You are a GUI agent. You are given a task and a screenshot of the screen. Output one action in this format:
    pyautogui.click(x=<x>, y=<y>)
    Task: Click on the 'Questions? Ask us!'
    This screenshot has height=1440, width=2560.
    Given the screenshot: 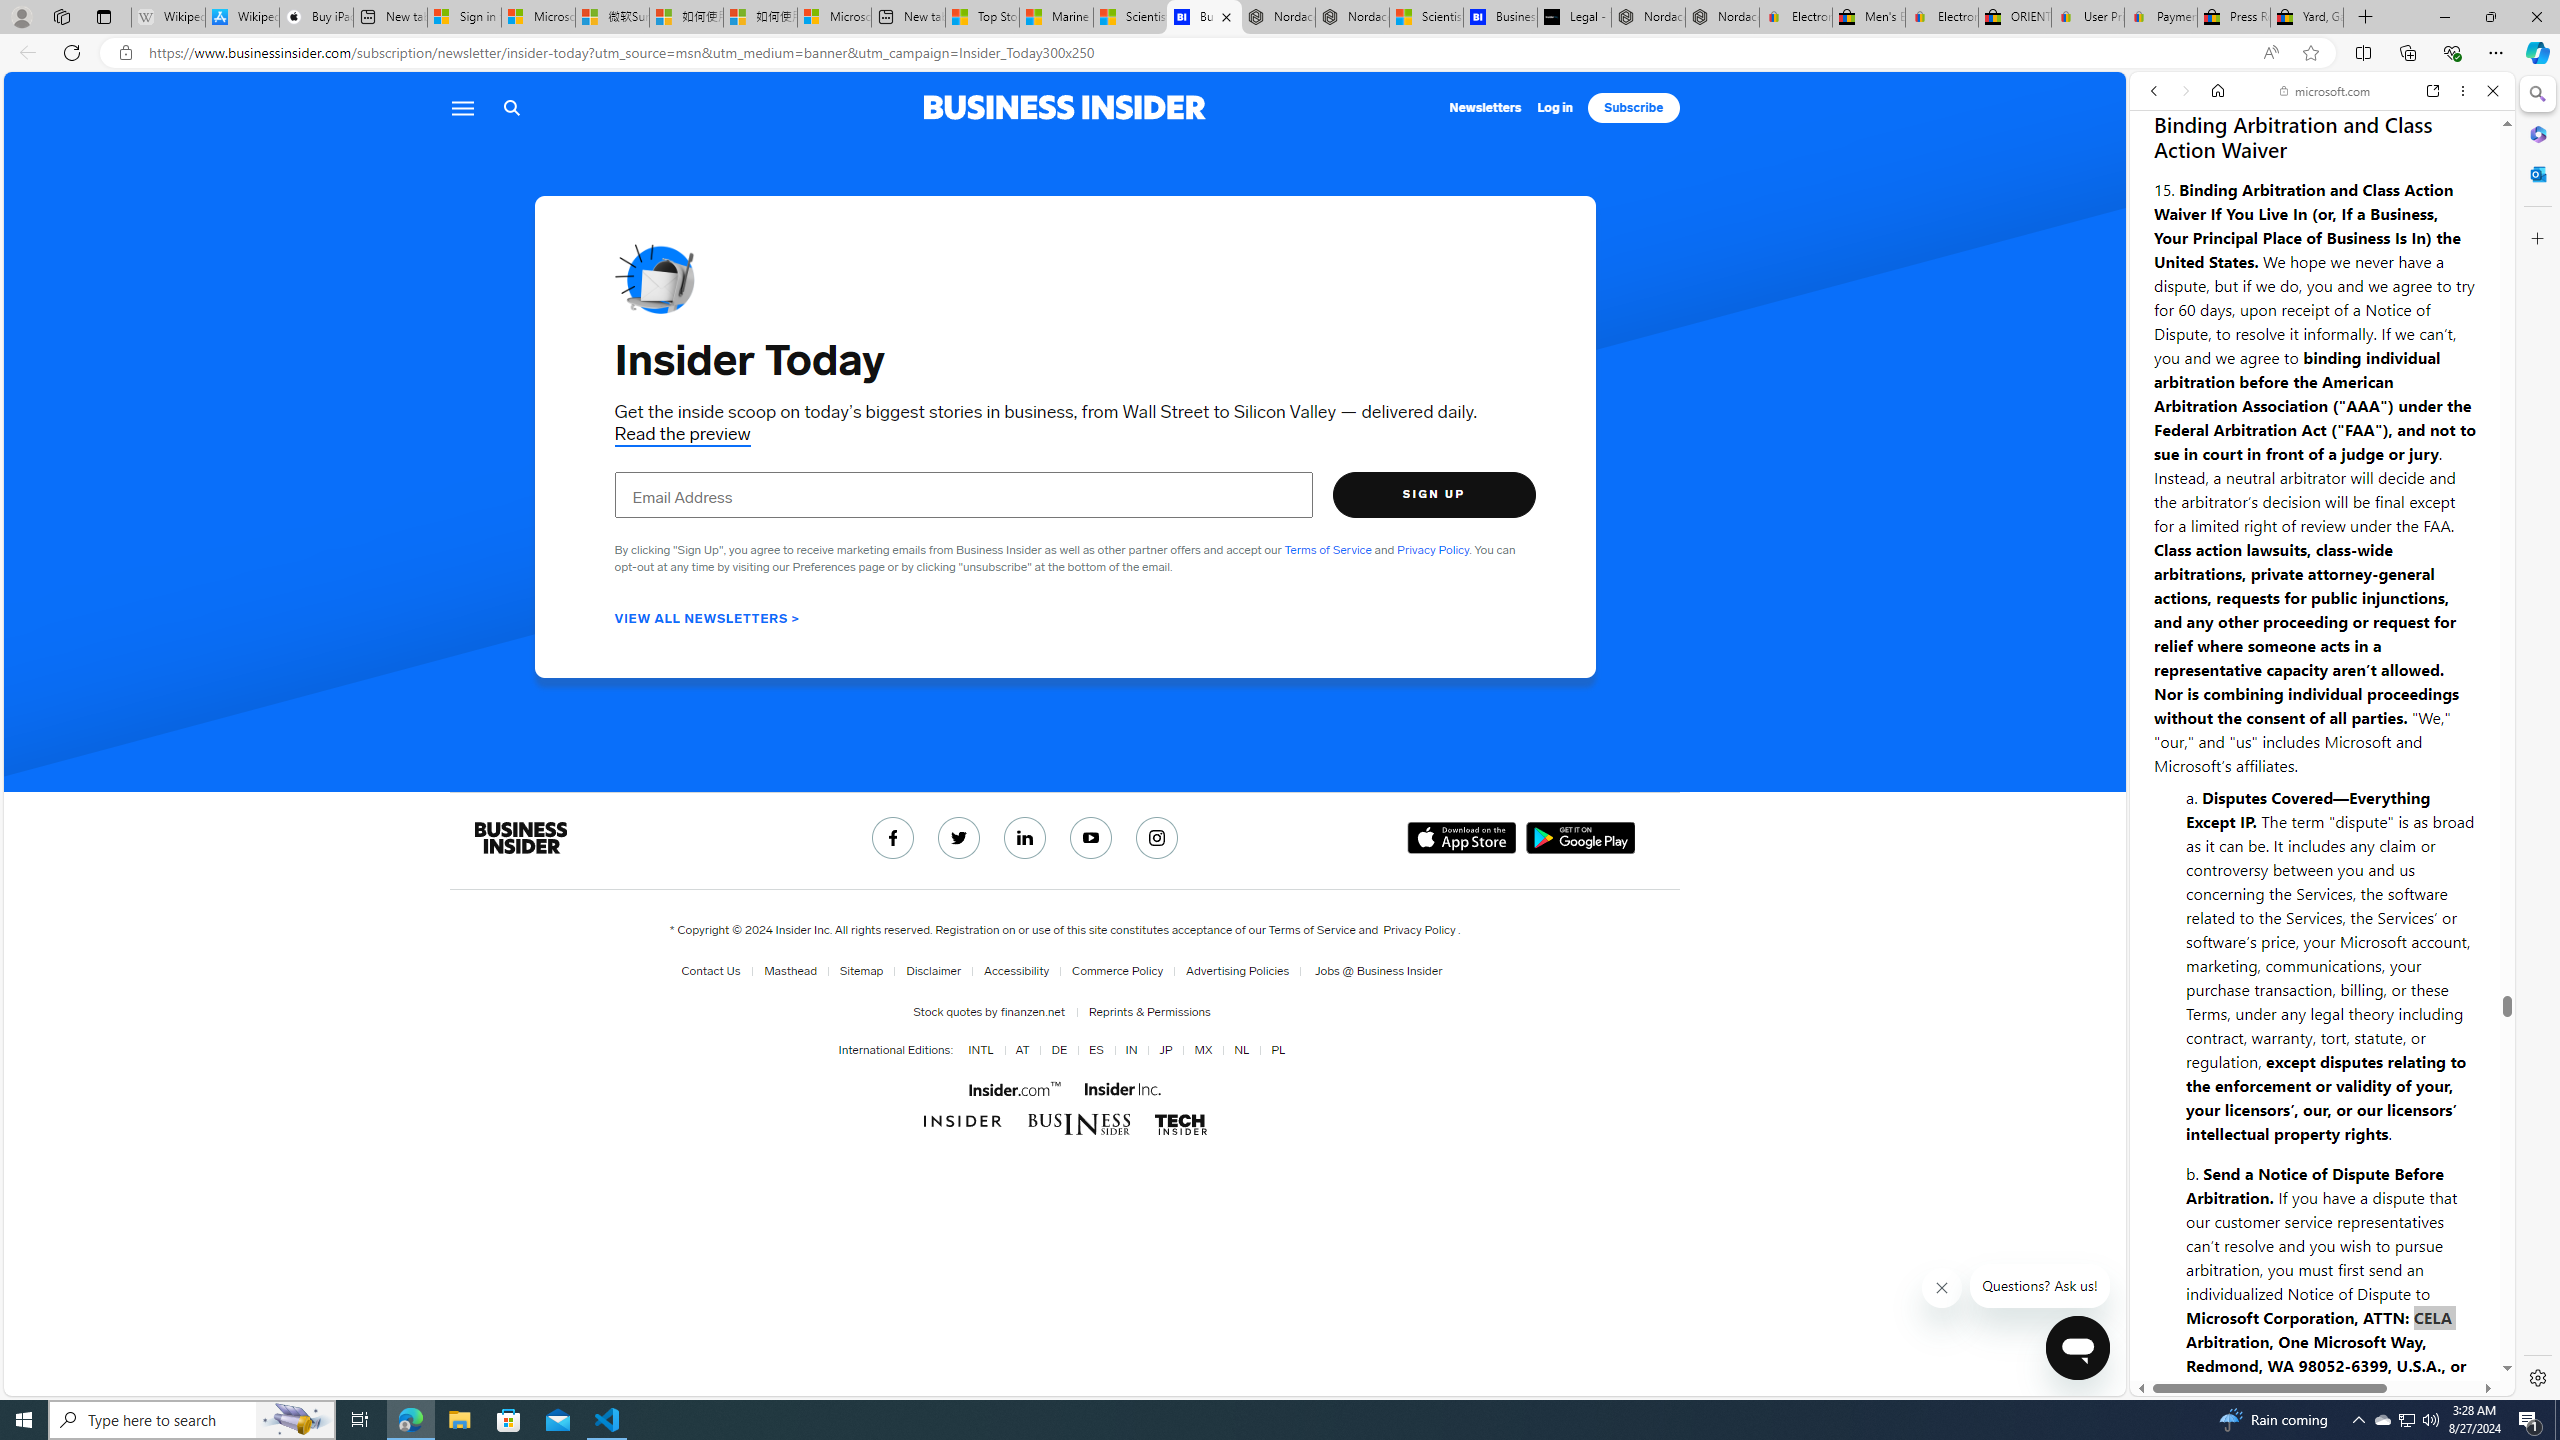 What is the action you would take?
    pyautogui.click(x=2041, y=1284)
    